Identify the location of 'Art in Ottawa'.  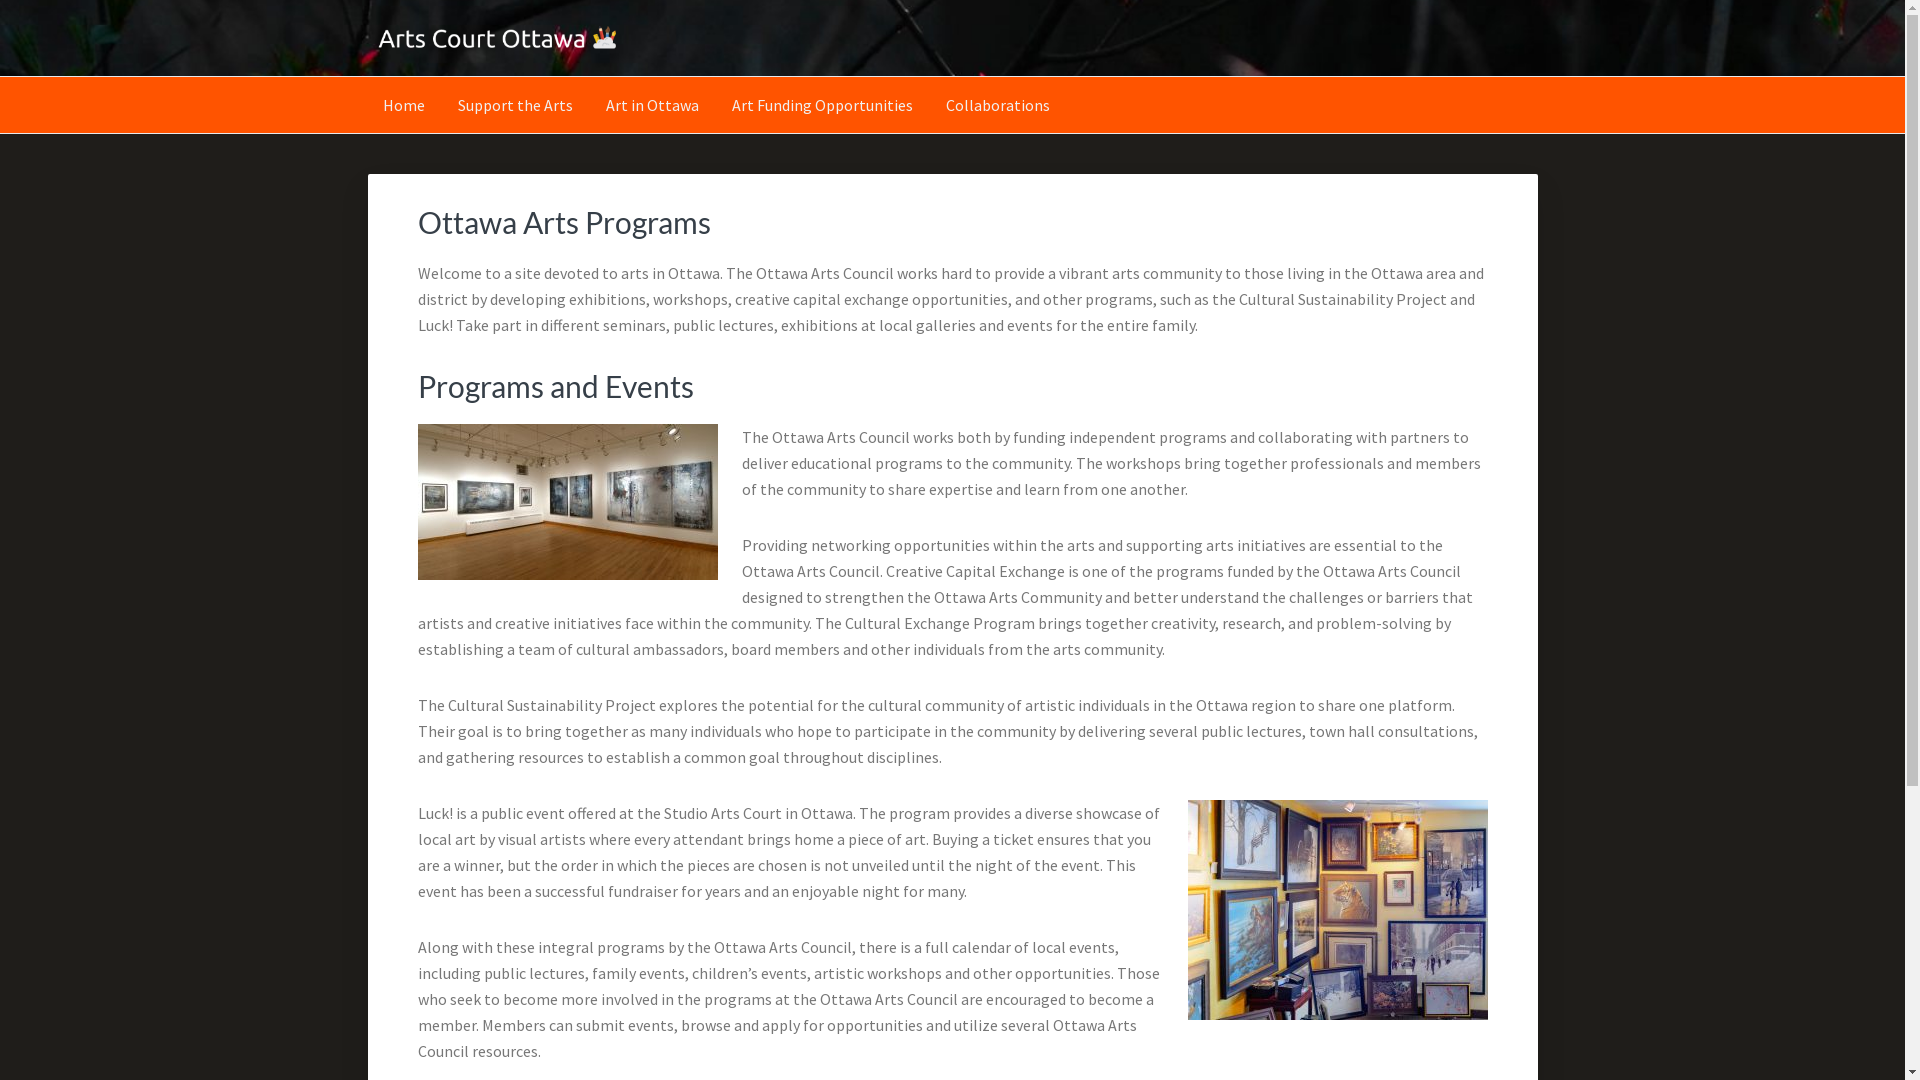
(651, 104).